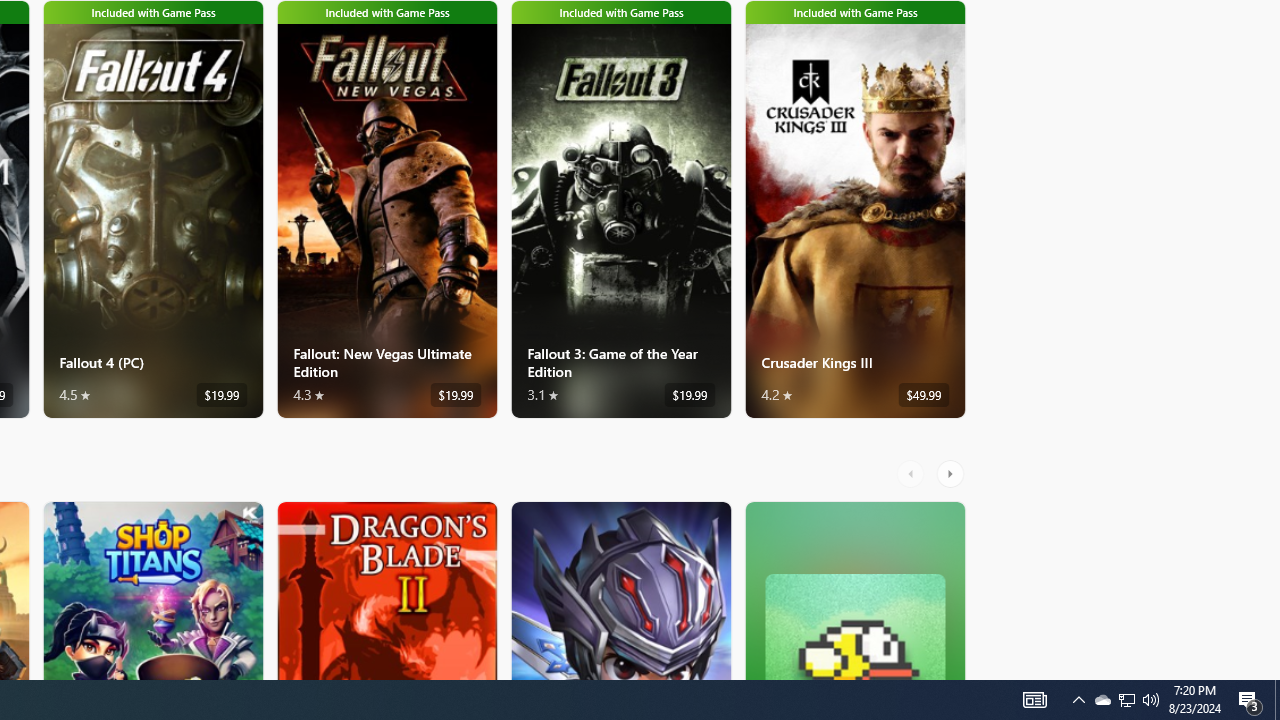  Describe the element at coordinates (951, 473) in the screenshot. I see `'AutomationID: RightScrollButton'` at that location.